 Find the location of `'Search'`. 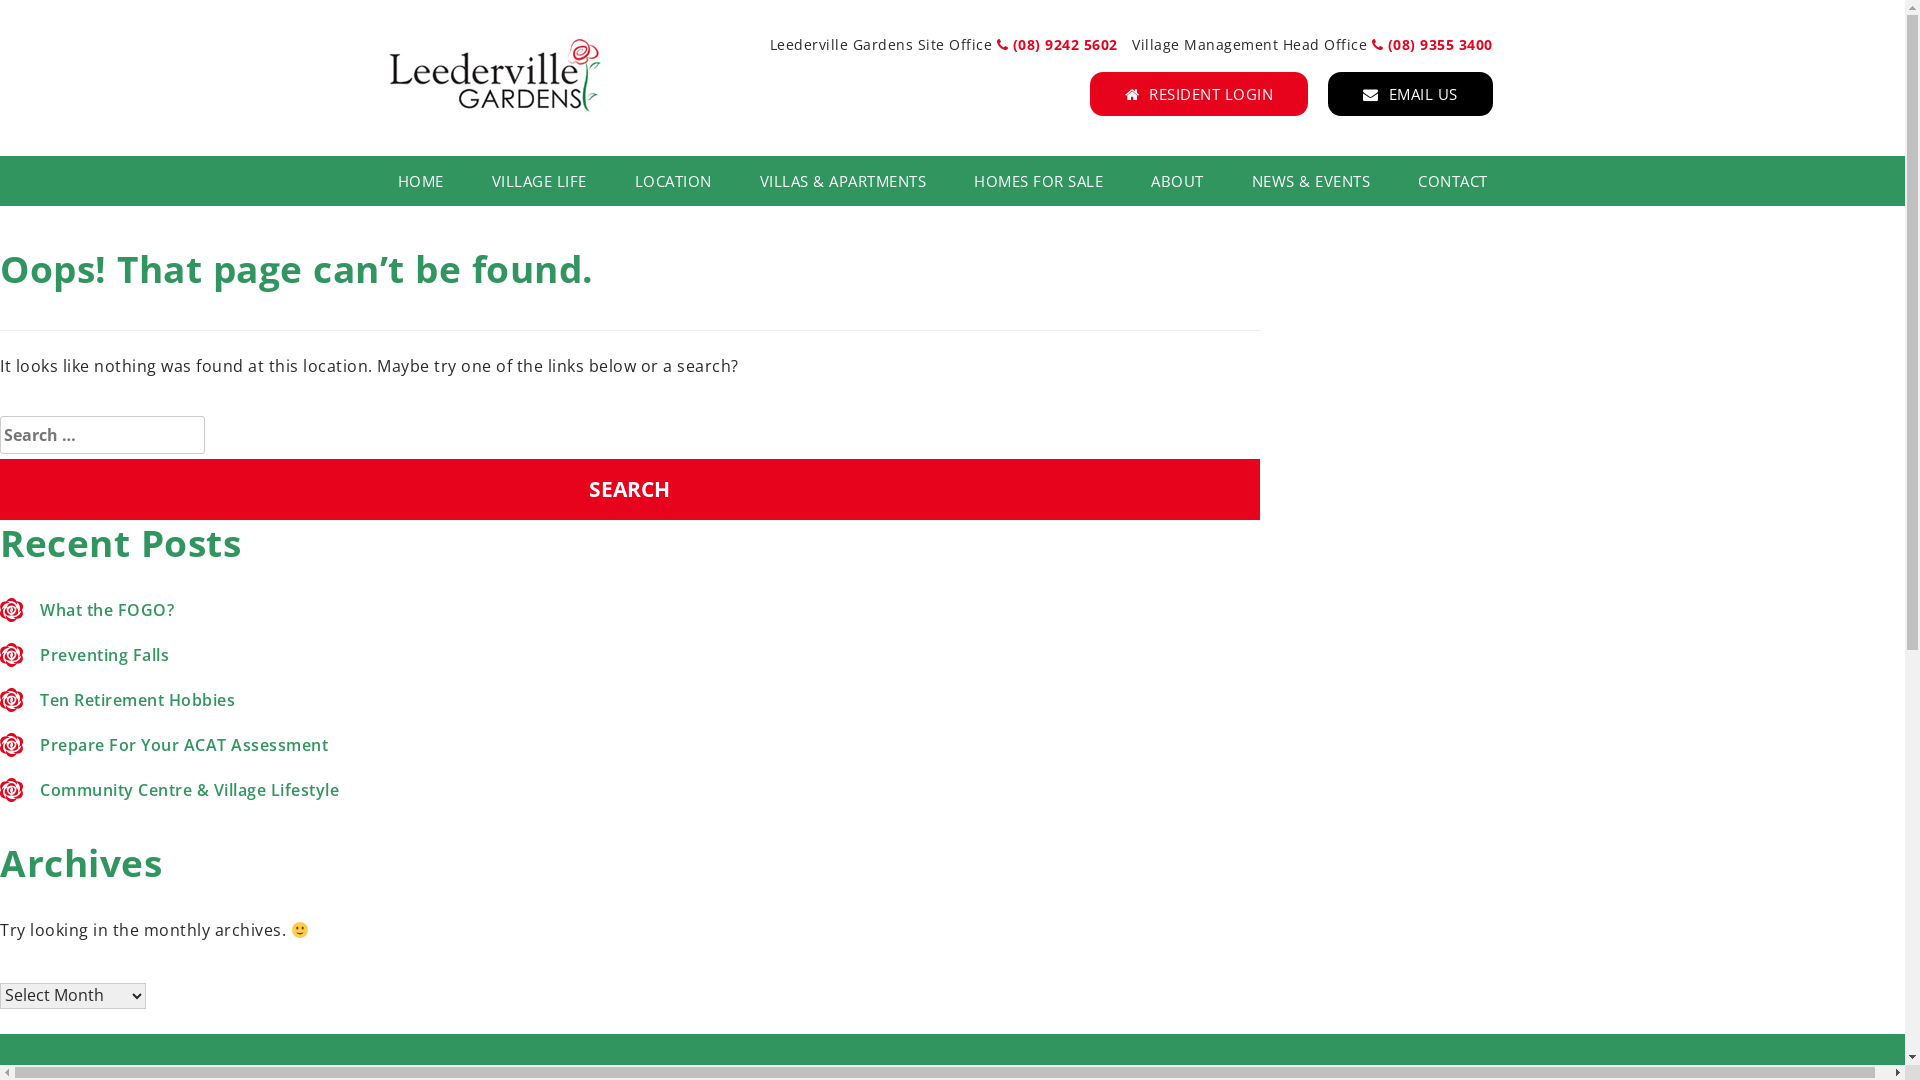

'Search' is located at coordinates (628, 489).